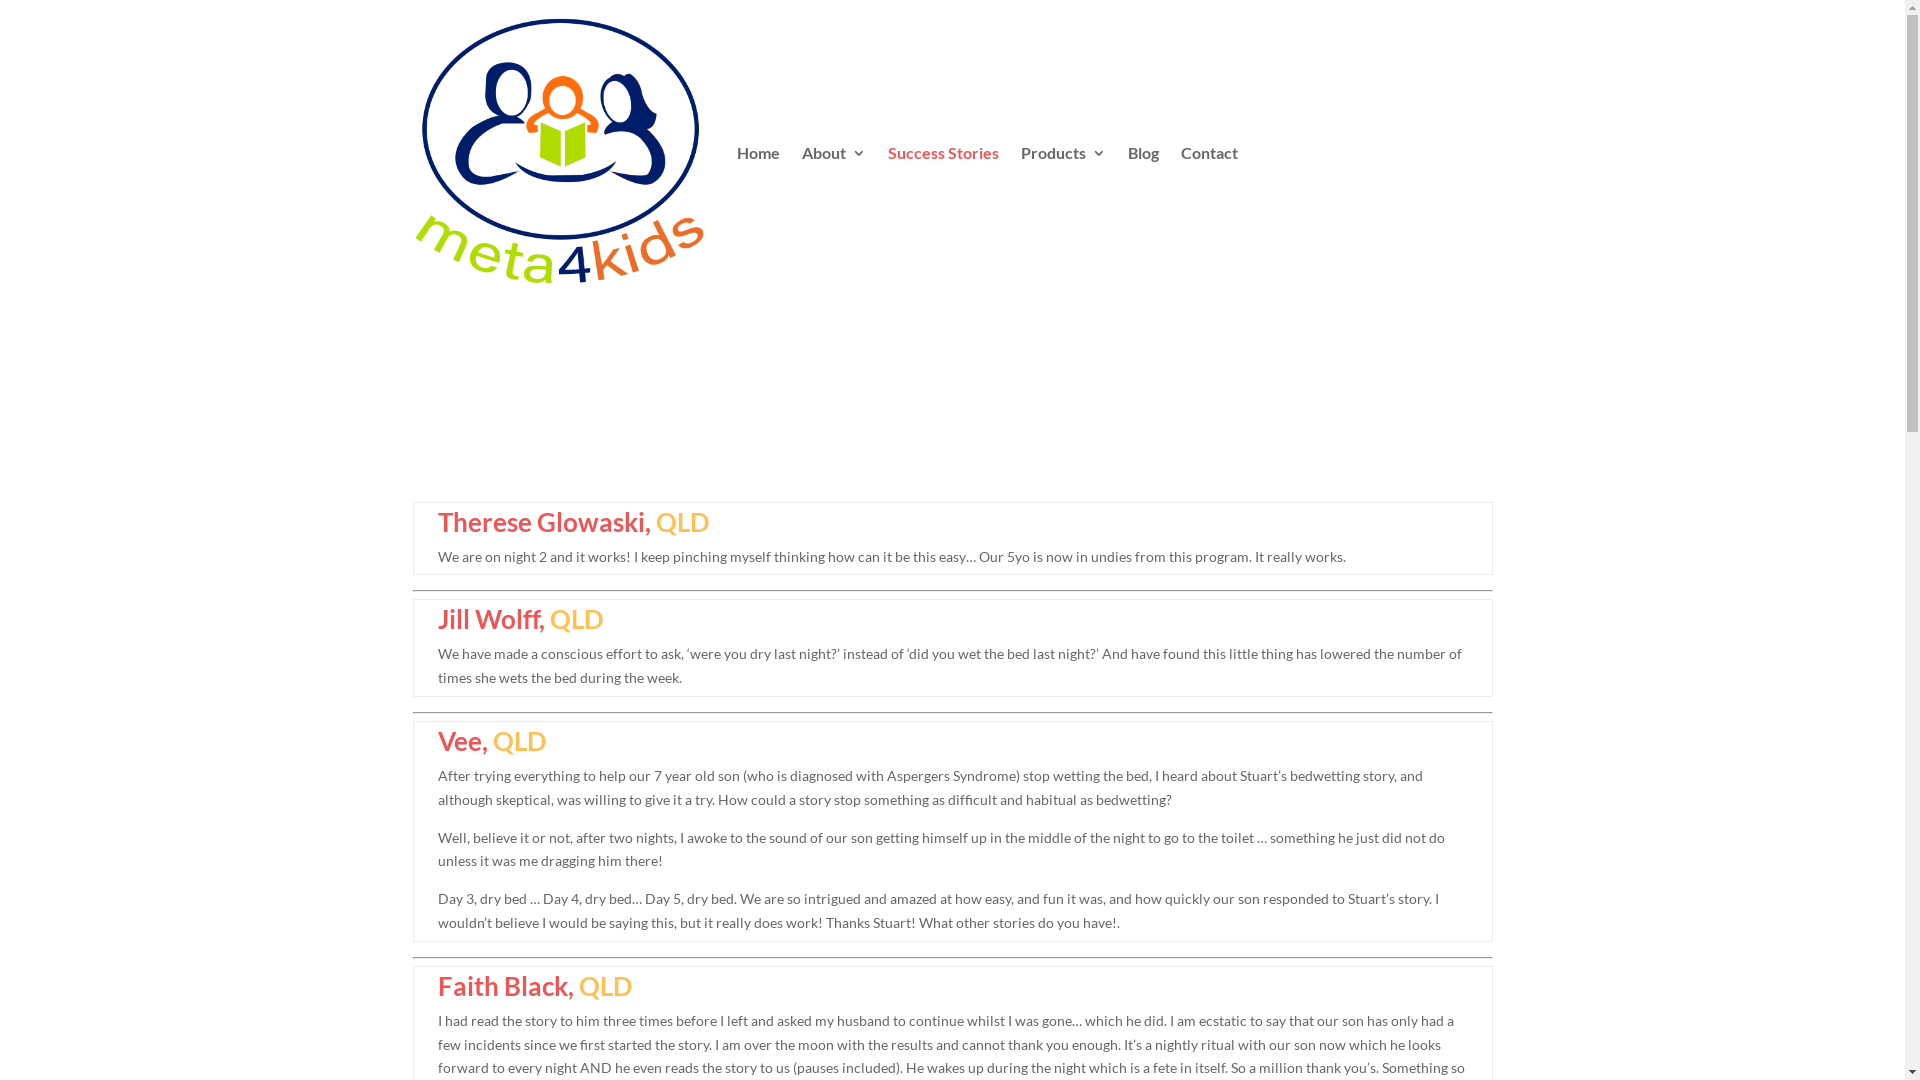  Describe the element at coordinates (1143, 152) in the screenshot. I see `'Blog'` at that location.